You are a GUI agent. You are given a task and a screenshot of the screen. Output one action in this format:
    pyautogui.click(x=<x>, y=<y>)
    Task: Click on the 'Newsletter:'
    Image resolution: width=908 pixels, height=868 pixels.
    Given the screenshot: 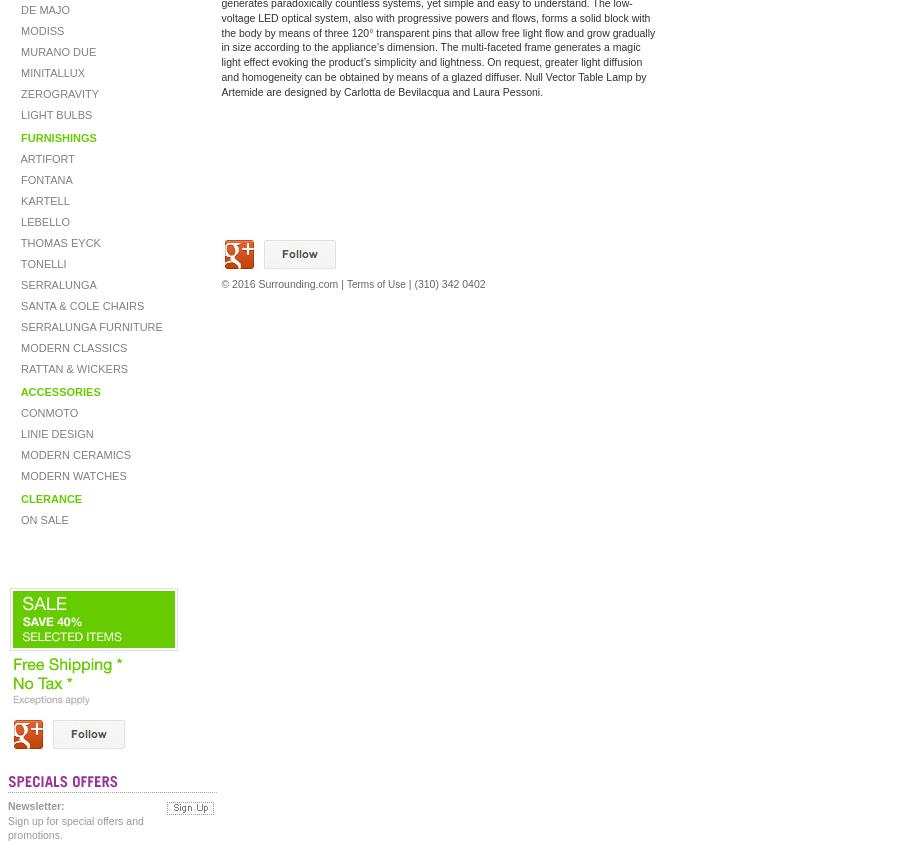 What is the action you would take?
    pyautogui.click(x=6, y=806)
    